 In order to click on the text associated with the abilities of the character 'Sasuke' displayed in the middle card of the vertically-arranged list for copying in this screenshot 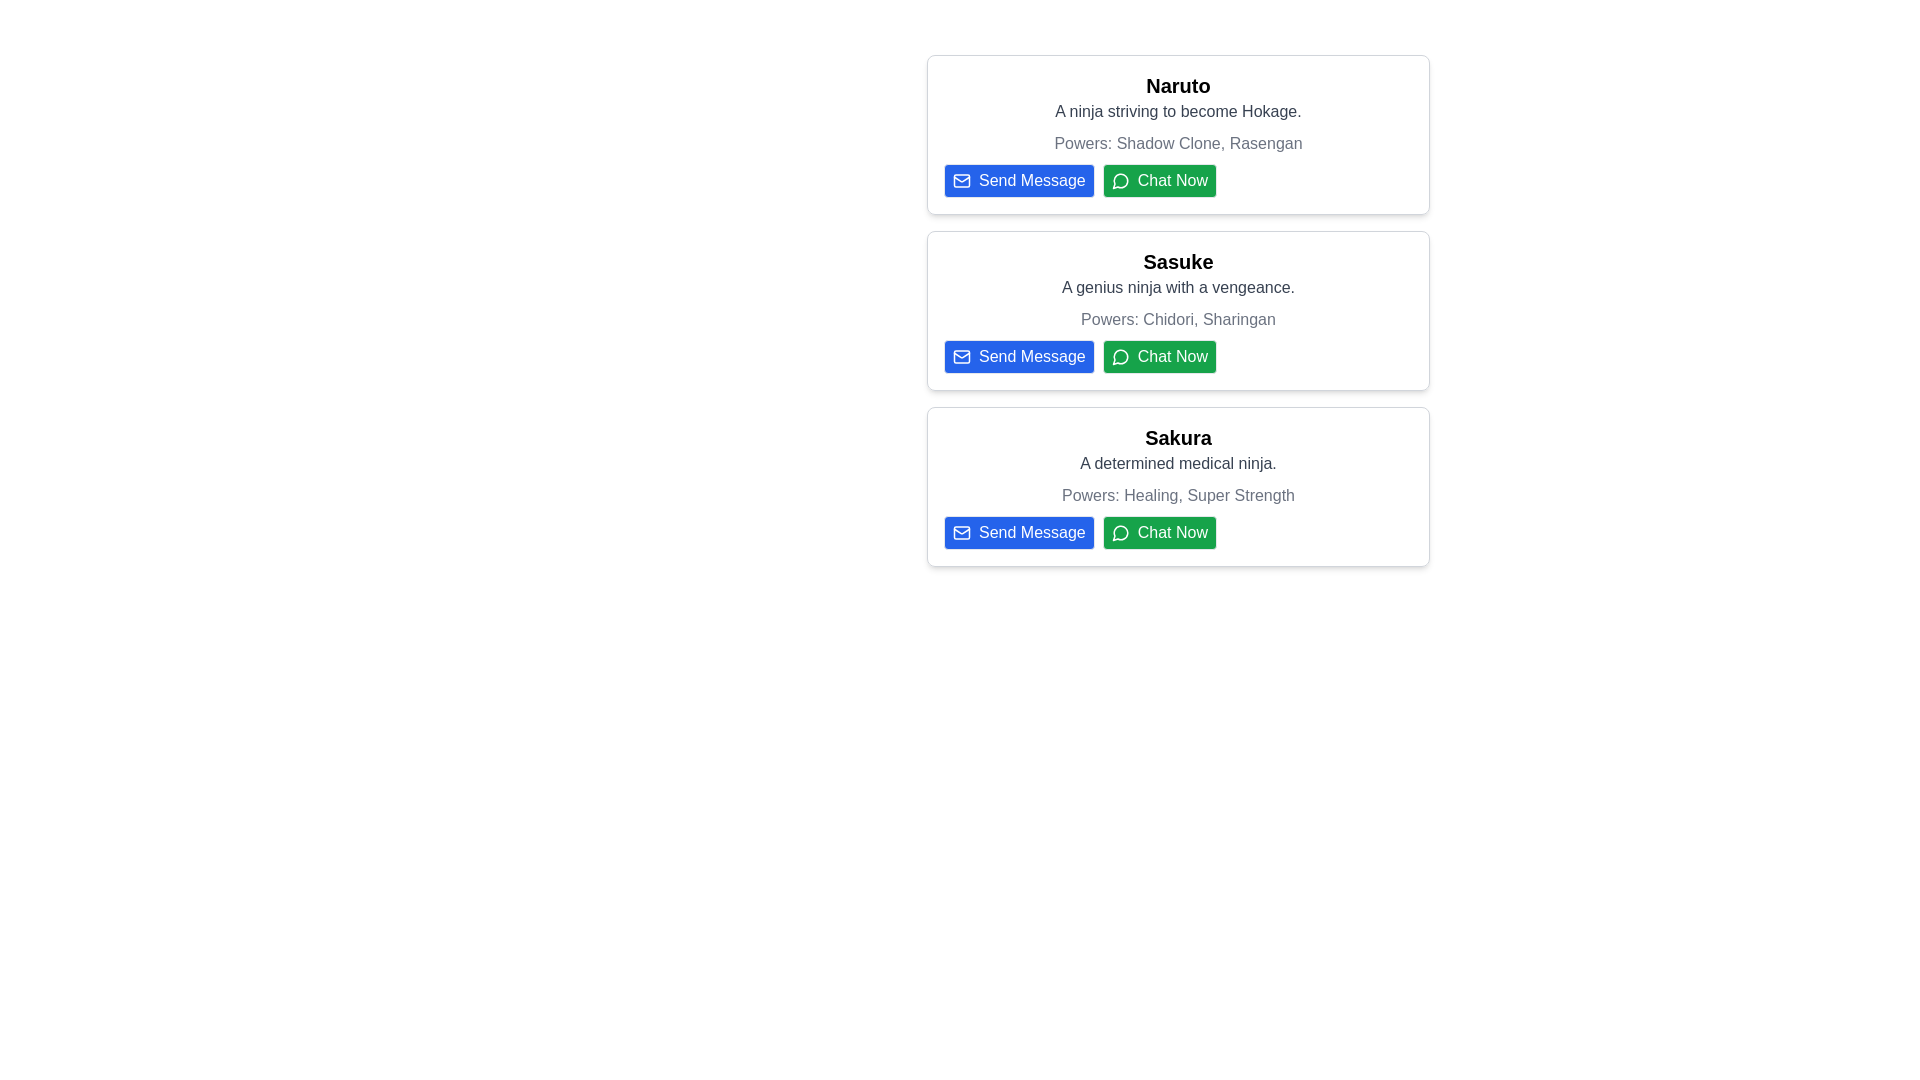, I will do `click(1178, 319)`.